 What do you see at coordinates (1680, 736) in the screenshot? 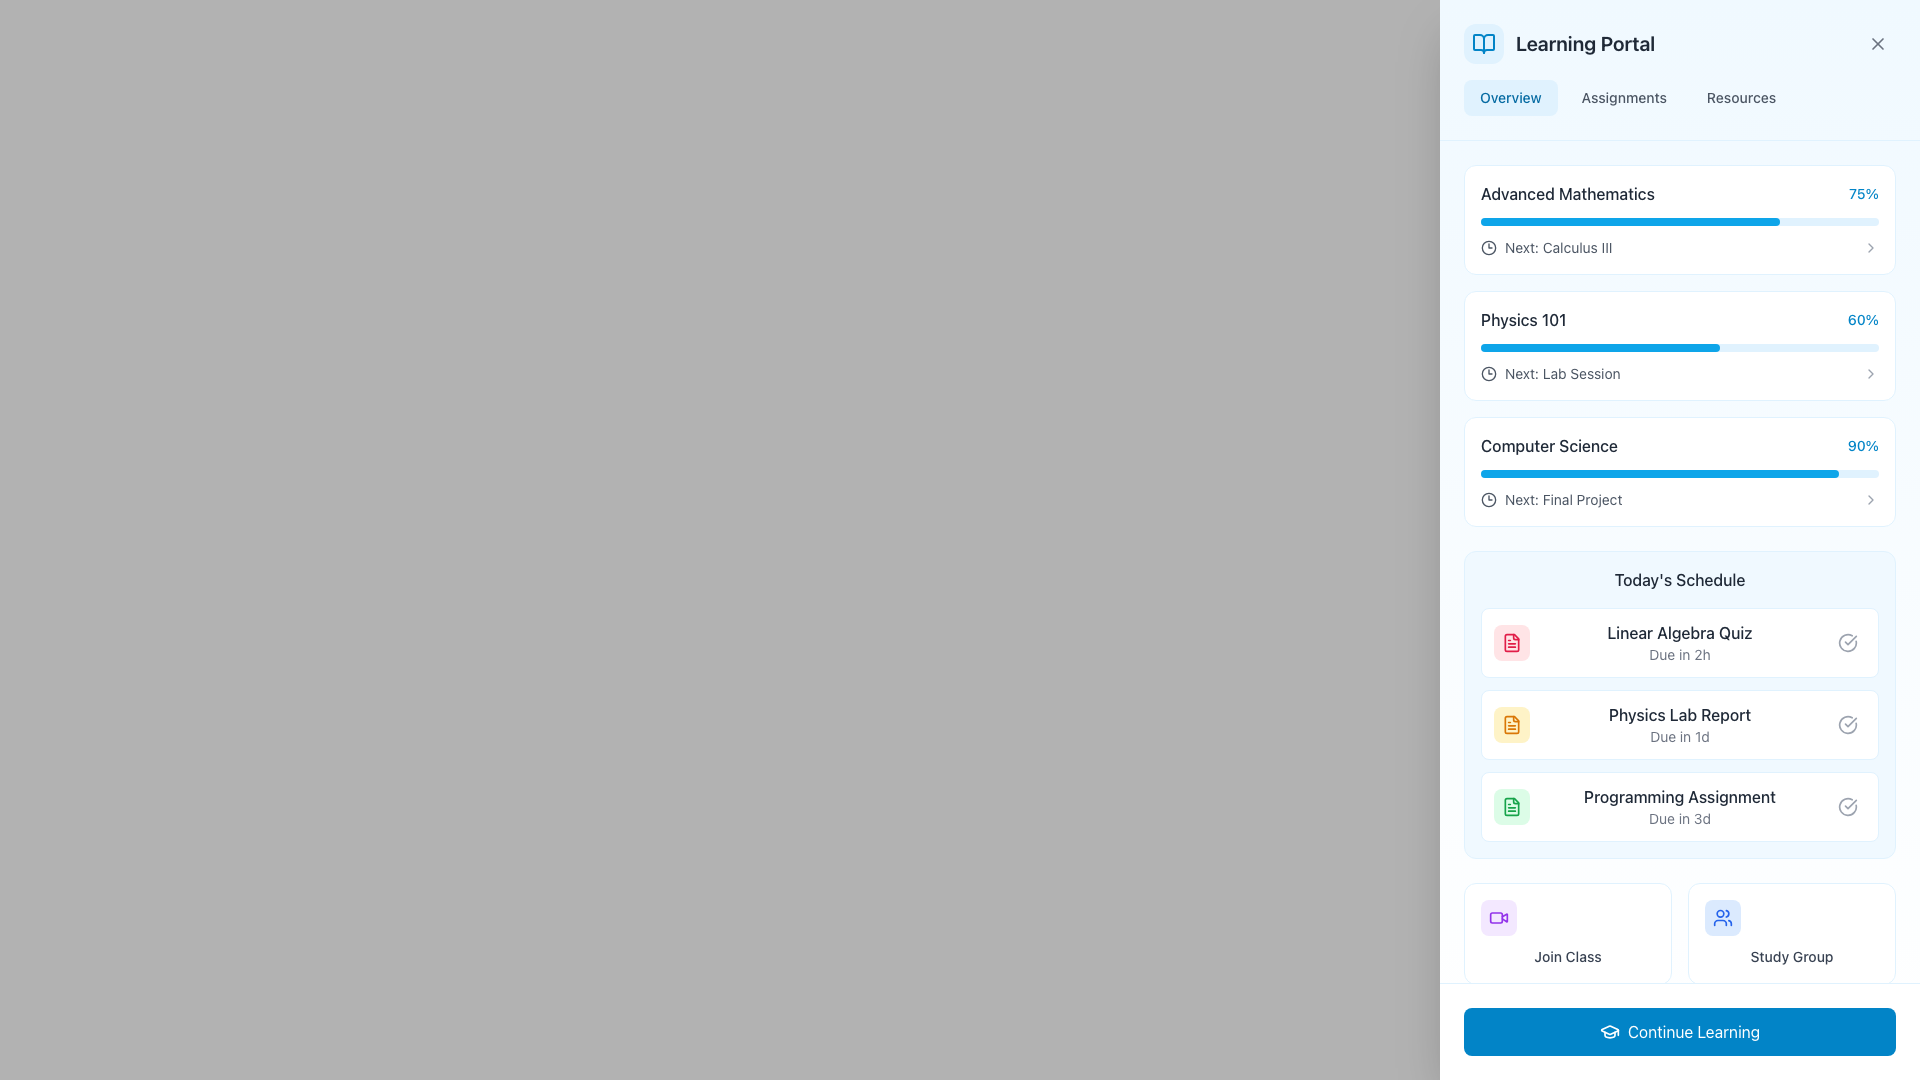
I see `the text element displaying 'Due in 1d', which is located below the title 'Physics Lab Report' in the 'Today's Schedule' section` at bounding box center [1680, 736].